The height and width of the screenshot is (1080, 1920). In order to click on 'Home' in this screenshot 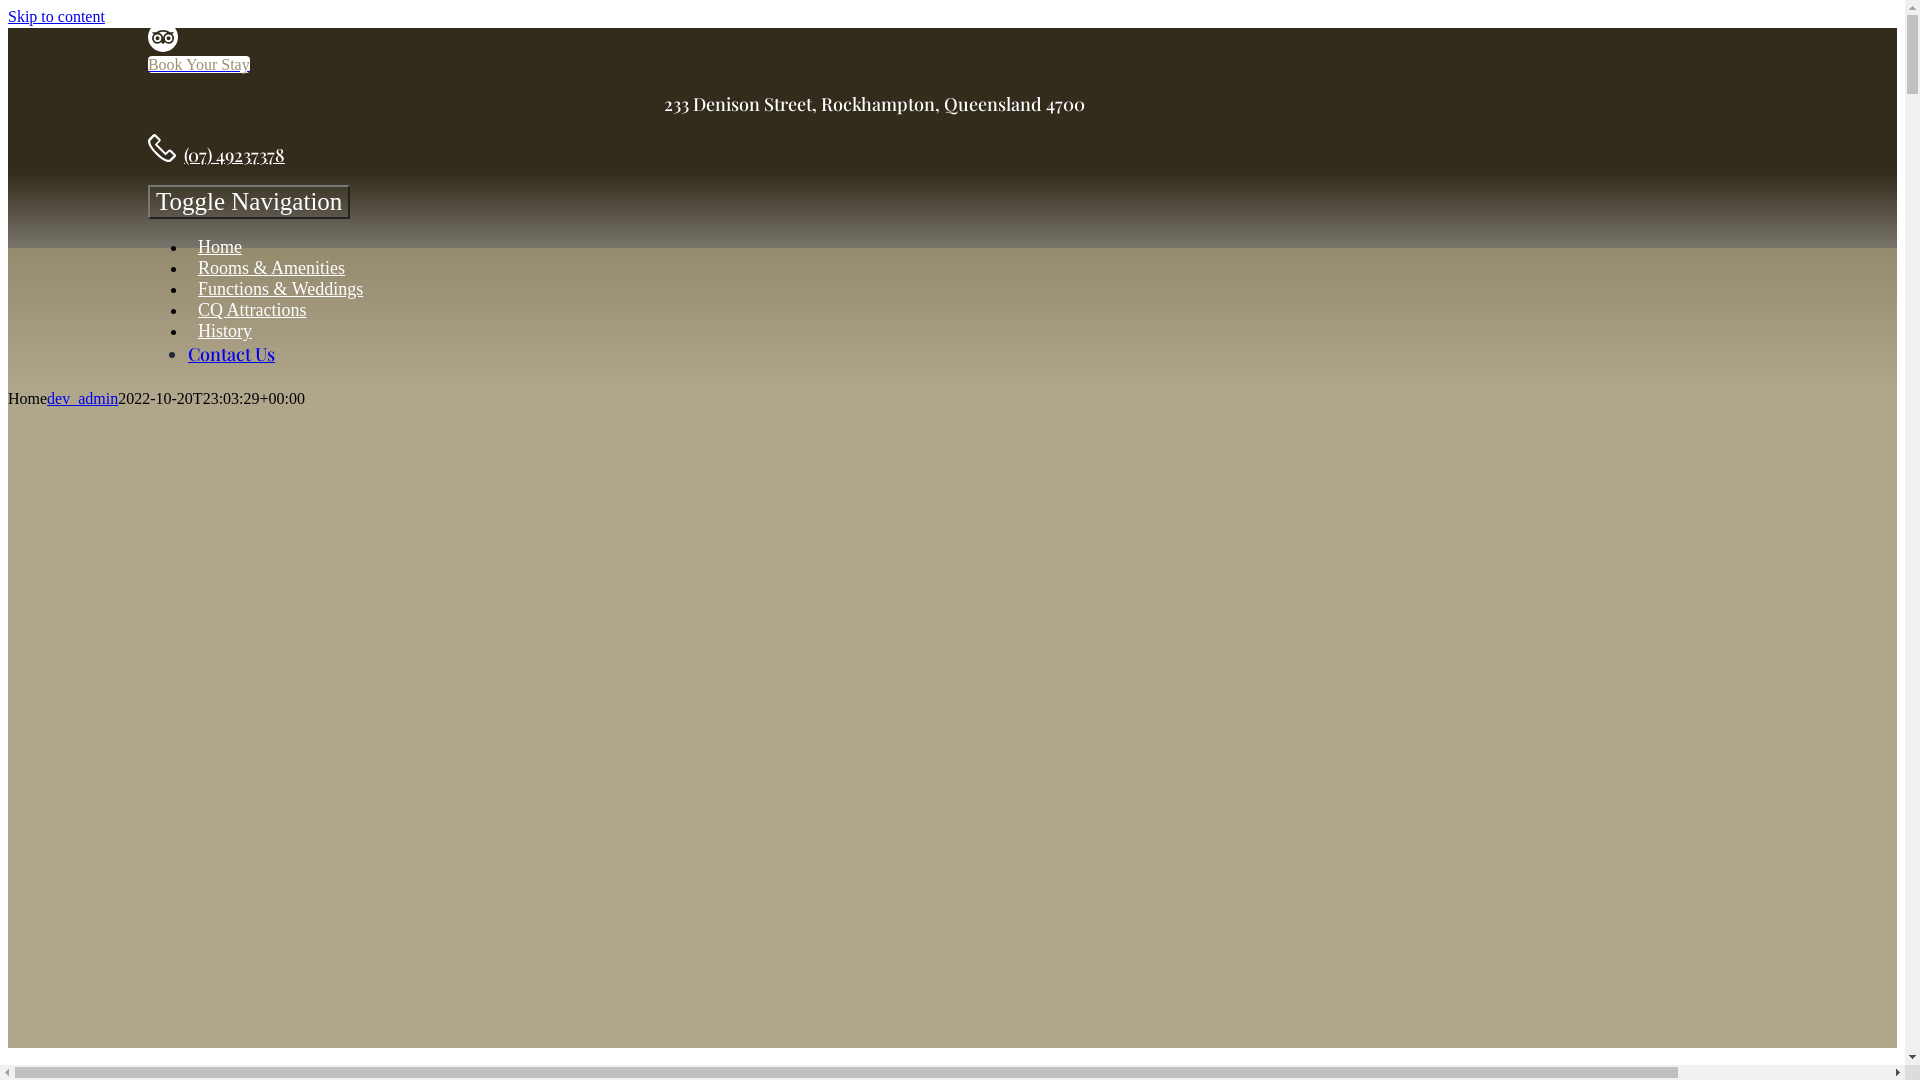, I will do `click(220, 246)`.